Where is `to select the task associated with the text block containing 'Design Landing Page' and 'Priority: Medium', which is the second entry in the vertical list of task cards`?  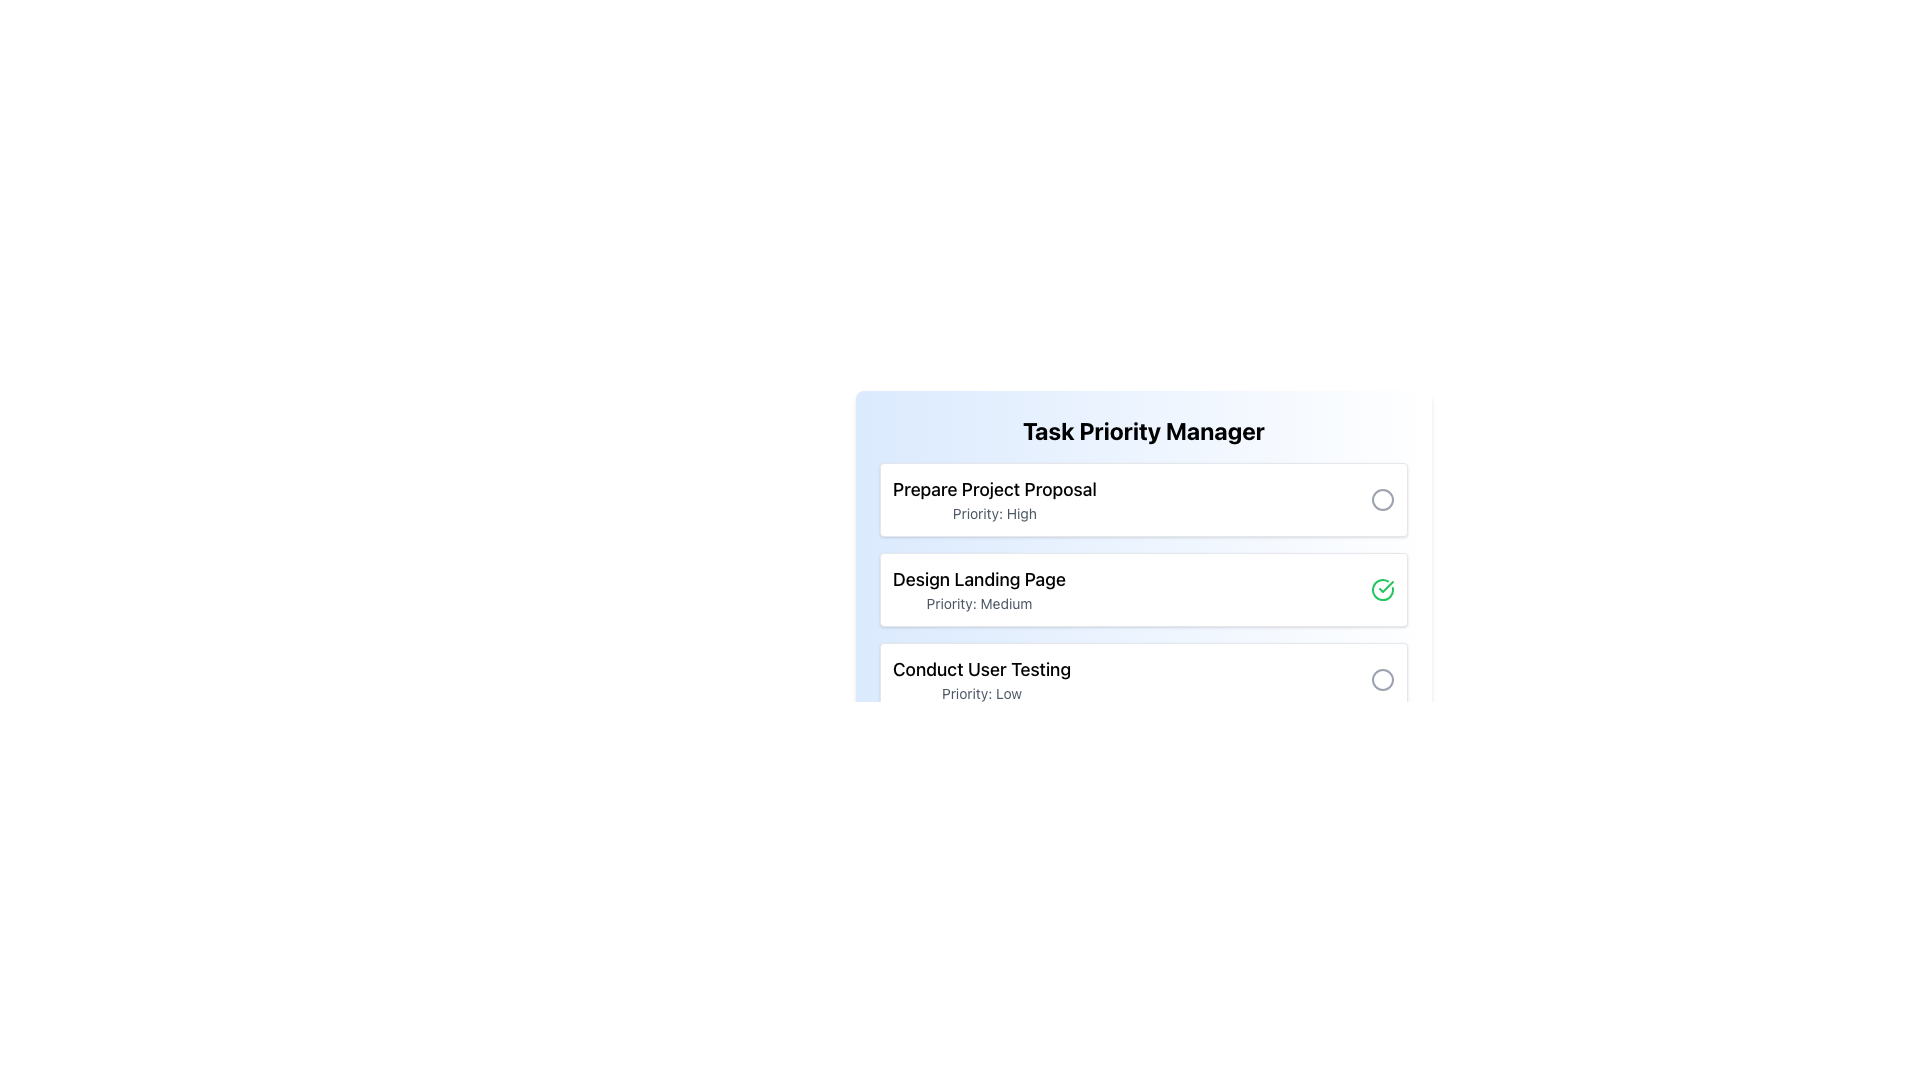 to select the task associated with the text block containing 'Design Landing Page' and 'Priority: Medium', which is the second entry in the vertical list of task cards is located at coordinates (979, 589).